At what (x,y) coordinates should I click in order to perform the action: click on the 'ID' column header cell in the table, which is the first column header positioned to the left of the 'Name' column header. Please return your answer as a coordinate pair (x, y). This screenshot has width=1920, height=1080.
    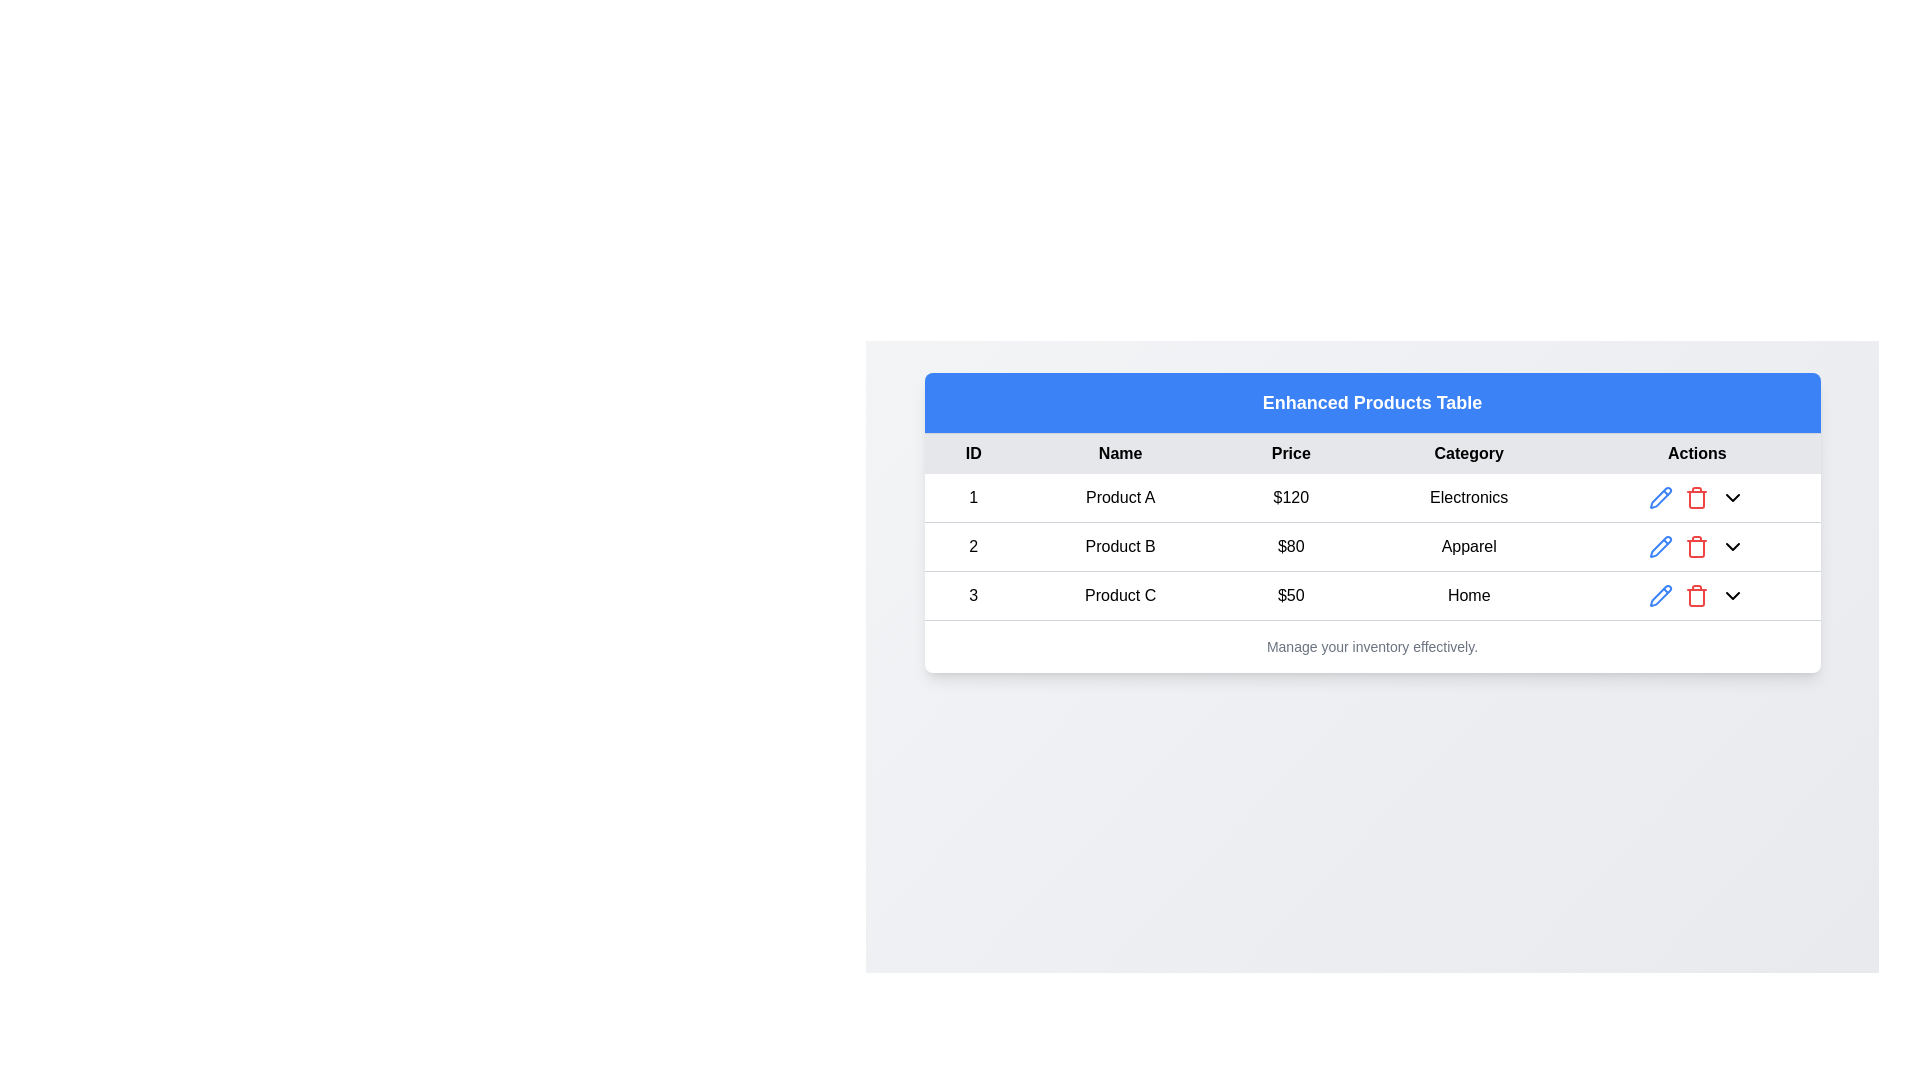
    Looking at the image, I should click on (973, 453).